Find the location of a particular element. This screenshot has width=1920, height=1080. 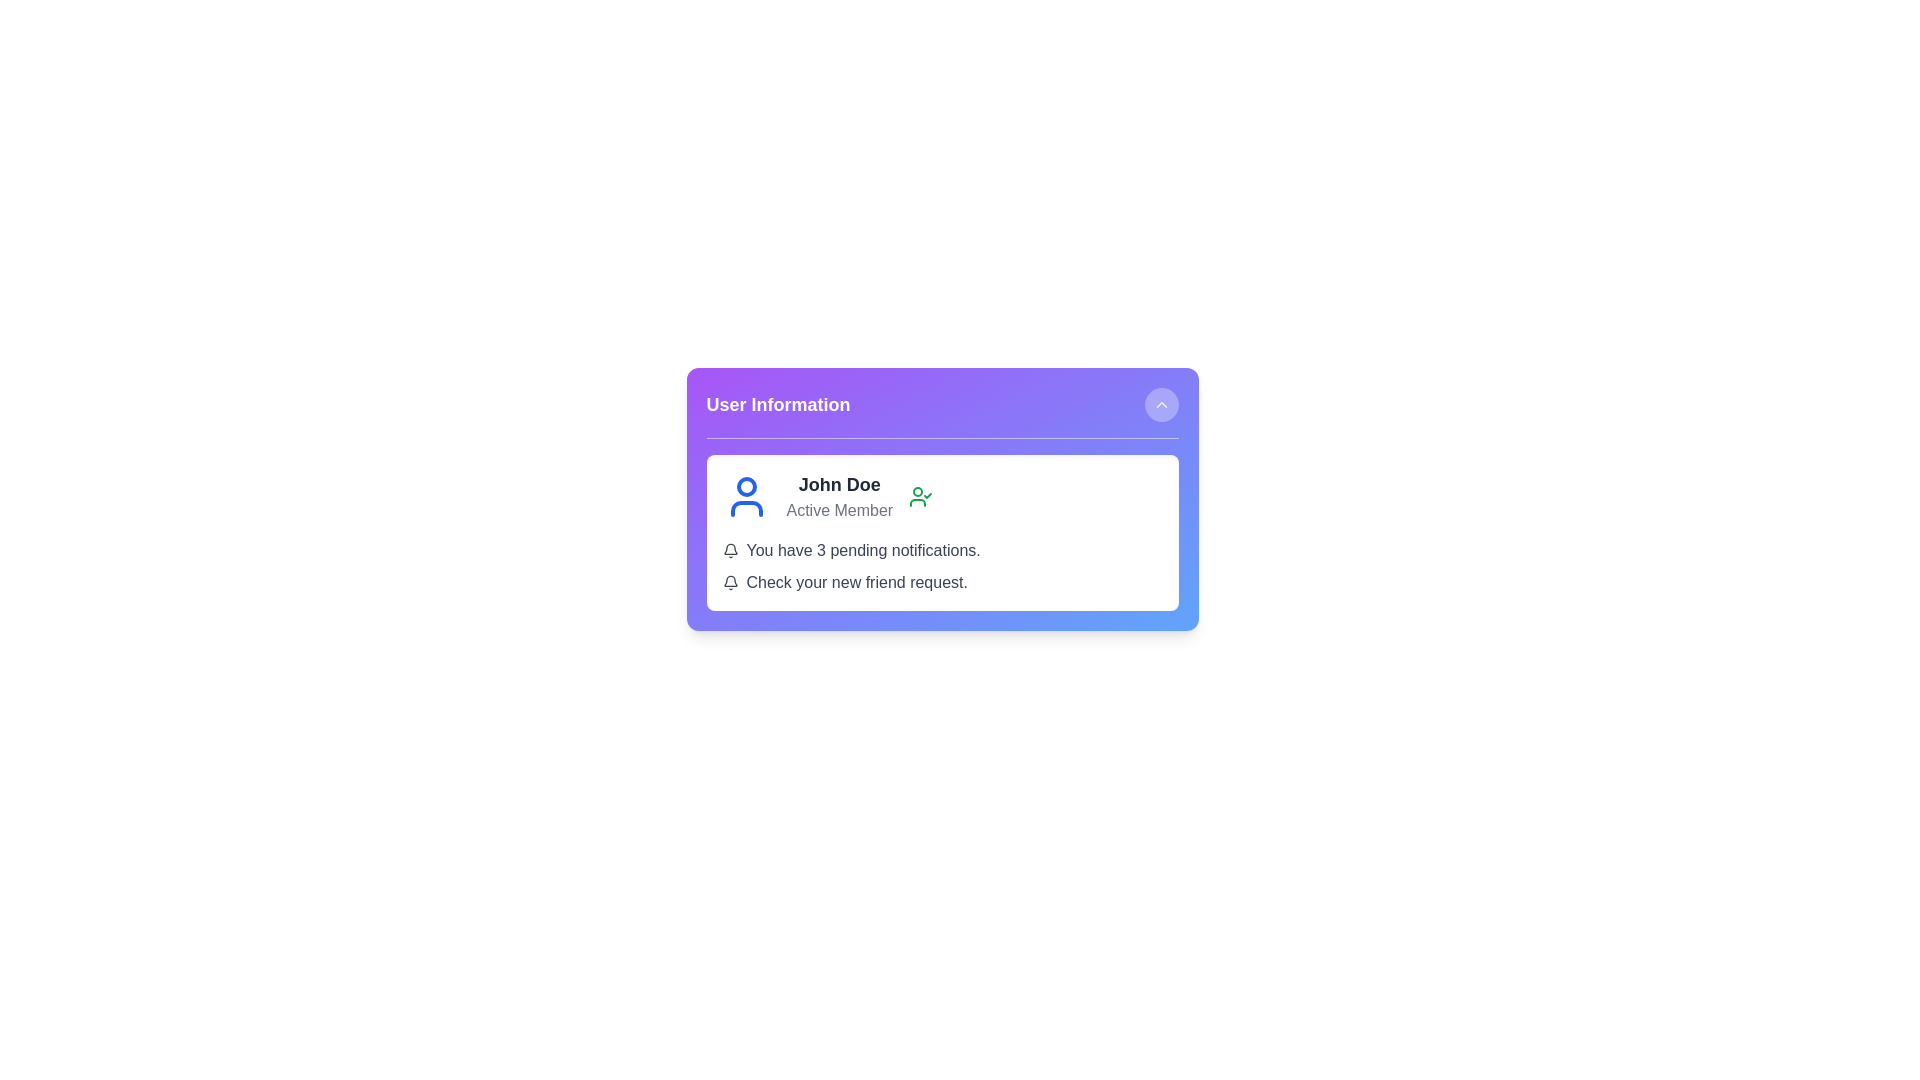

notifications displayed in the text element located below the user's name and membership status within the card is located at coordinates (941, 567).